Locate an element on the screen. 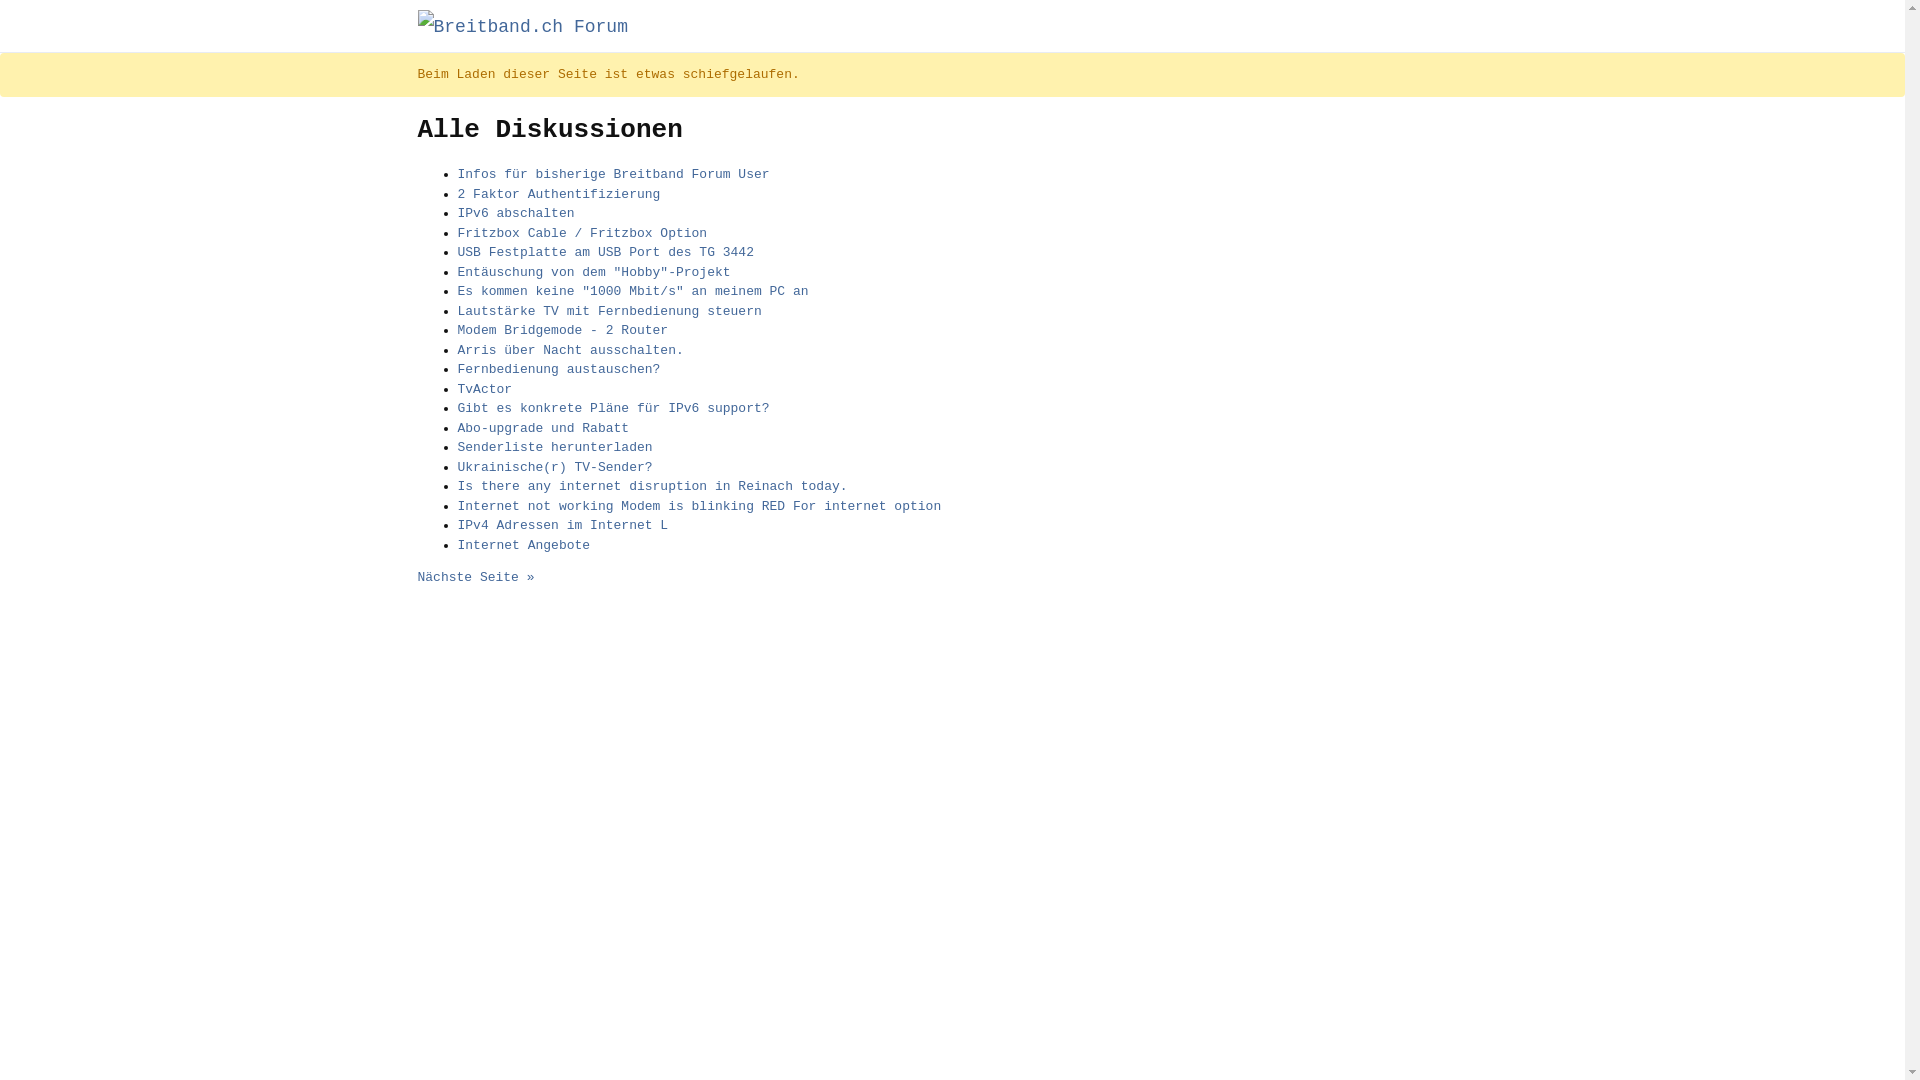 This screenshot has height=1080, width=1920. 'Fritzbox Cable / Fritzbox Option' is located at coordinates (581, 232).